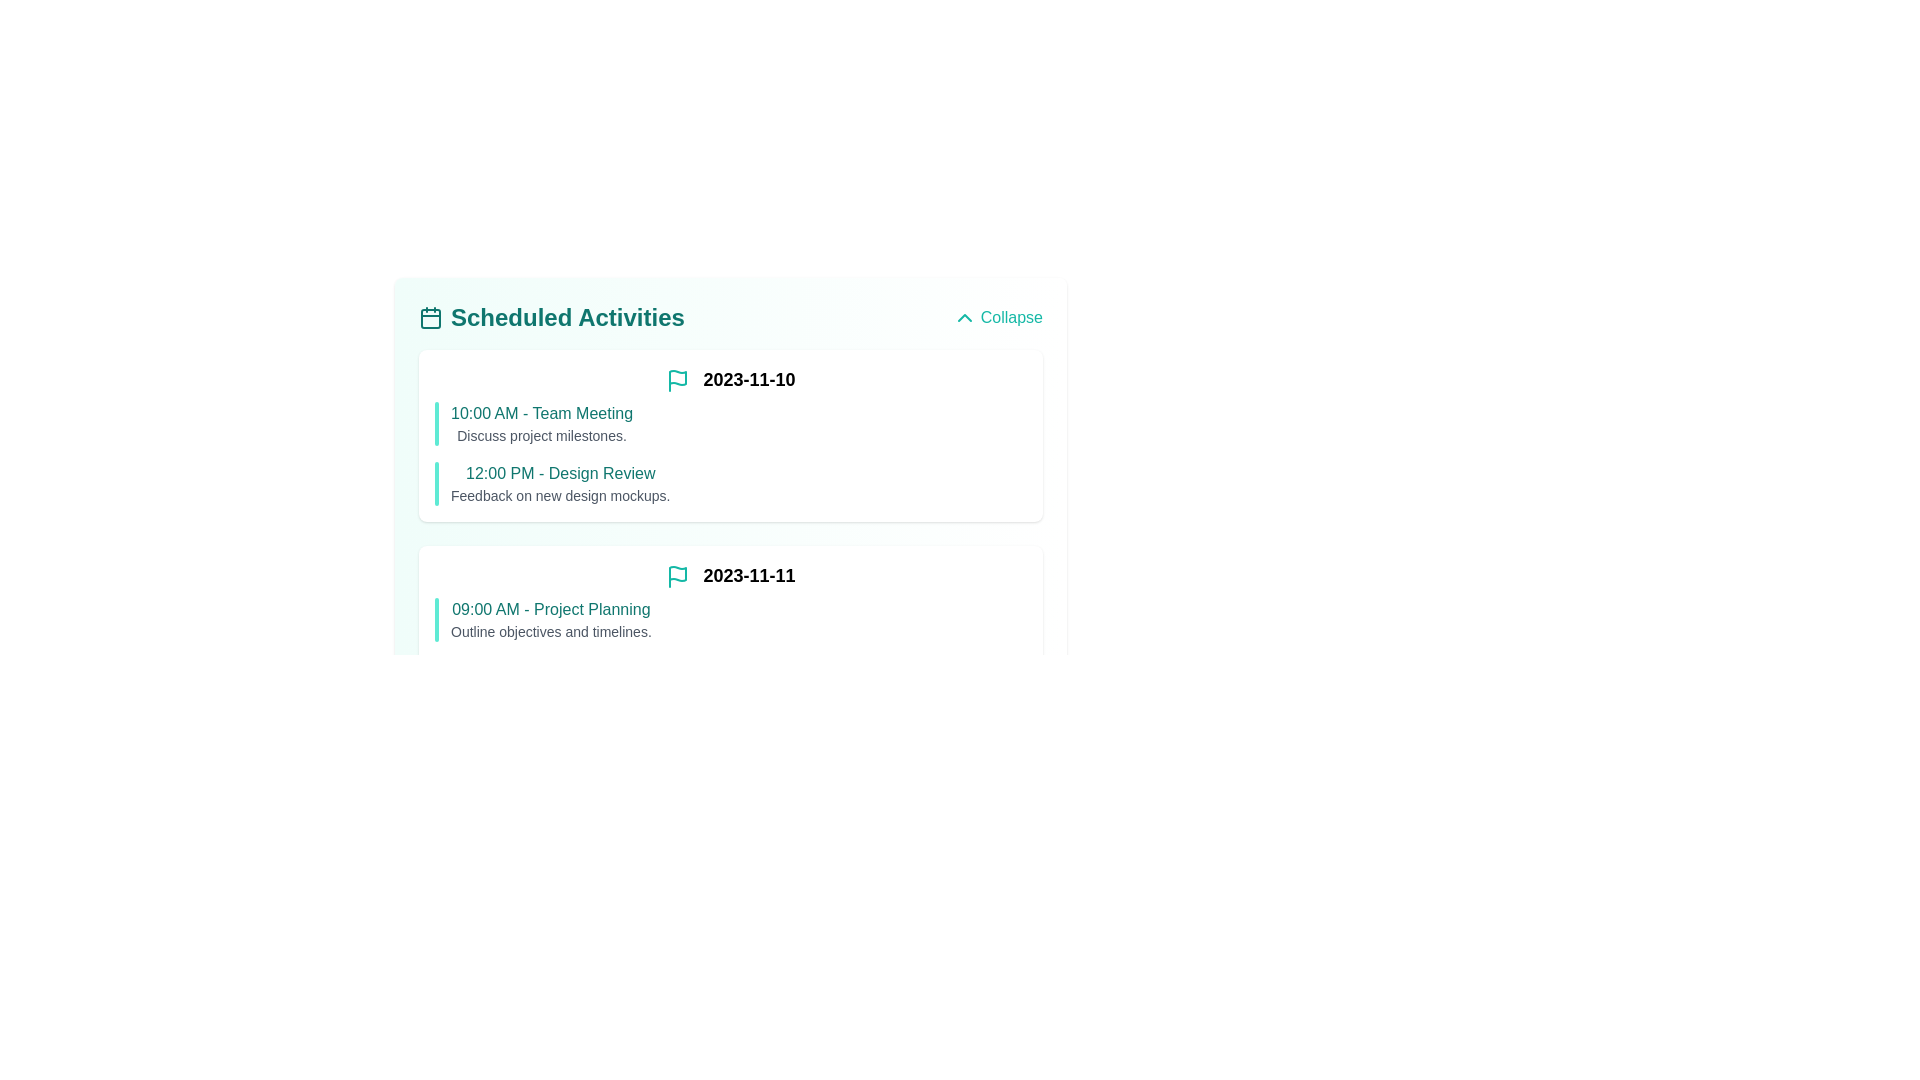  What do you see at coordinates (435, 483) in the screenshot?
I see `the Highlight bar or vertical indicator, which is a teal vertical line with rounded edges, positioned on the left boundary of a list item representing a scheduled activity` at bounding box center [435, 483].